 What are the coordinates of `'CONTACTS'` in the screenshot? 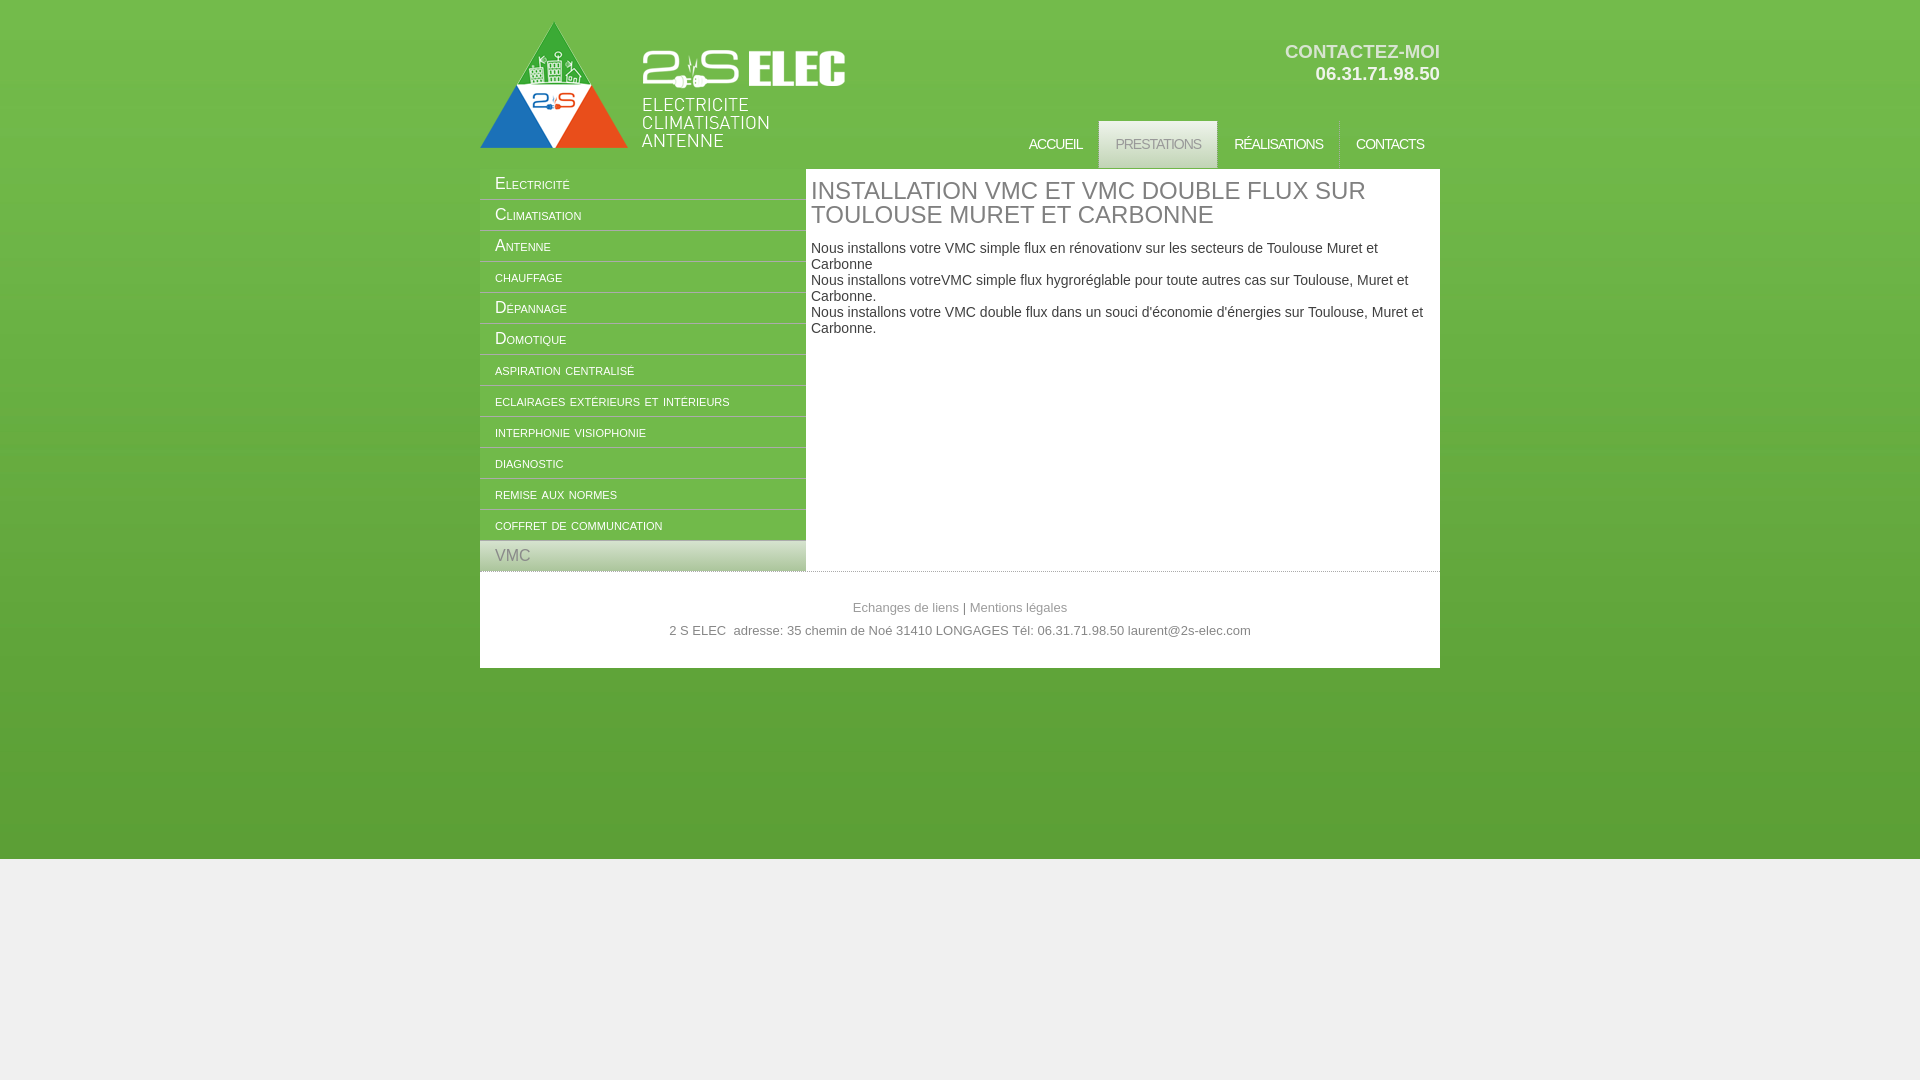 It's located at (1389, 143).